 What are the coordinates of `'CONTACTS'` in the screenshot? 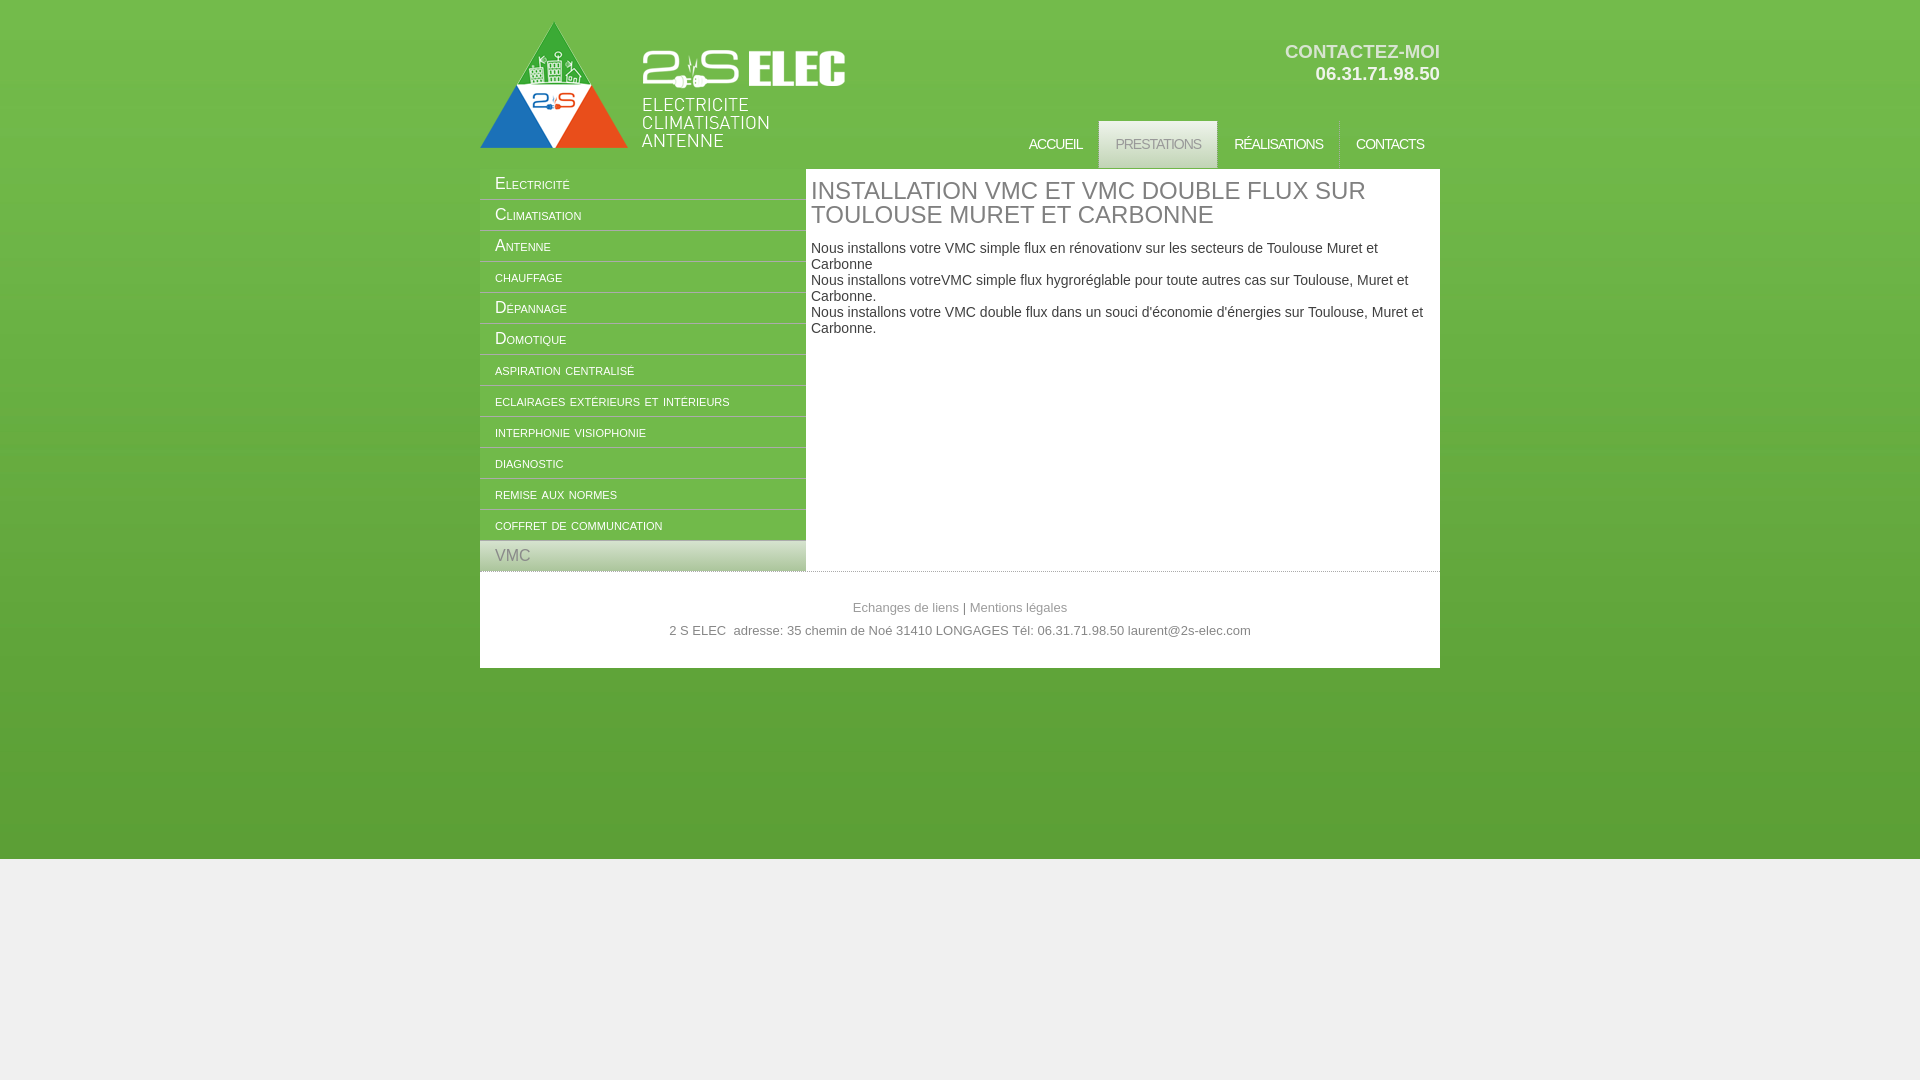 It's located at (1389, 143).